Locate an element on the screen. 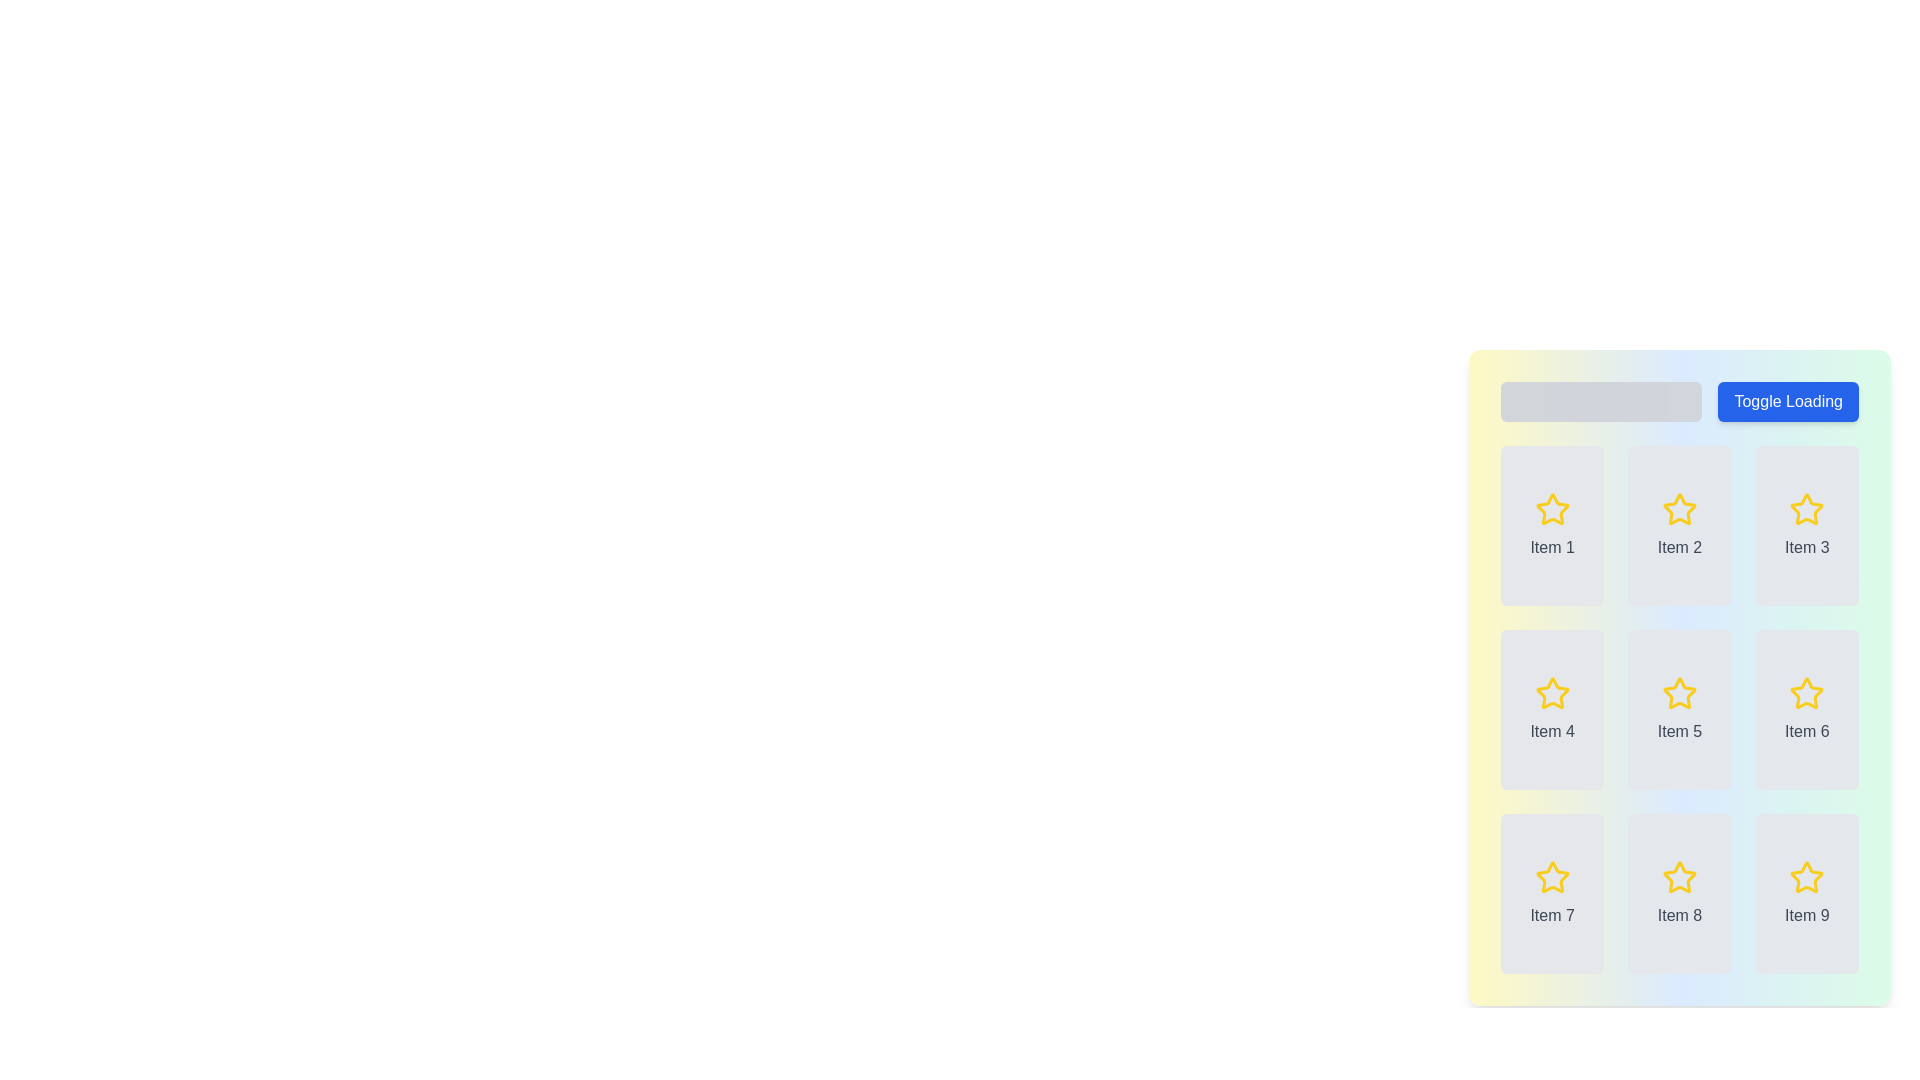 The height and width of the screenshot is (1080, 1920). the icon associated with 'Item 7' located in the leftmost column of the bottom row of the grid is located at coordinates (1551, 877).